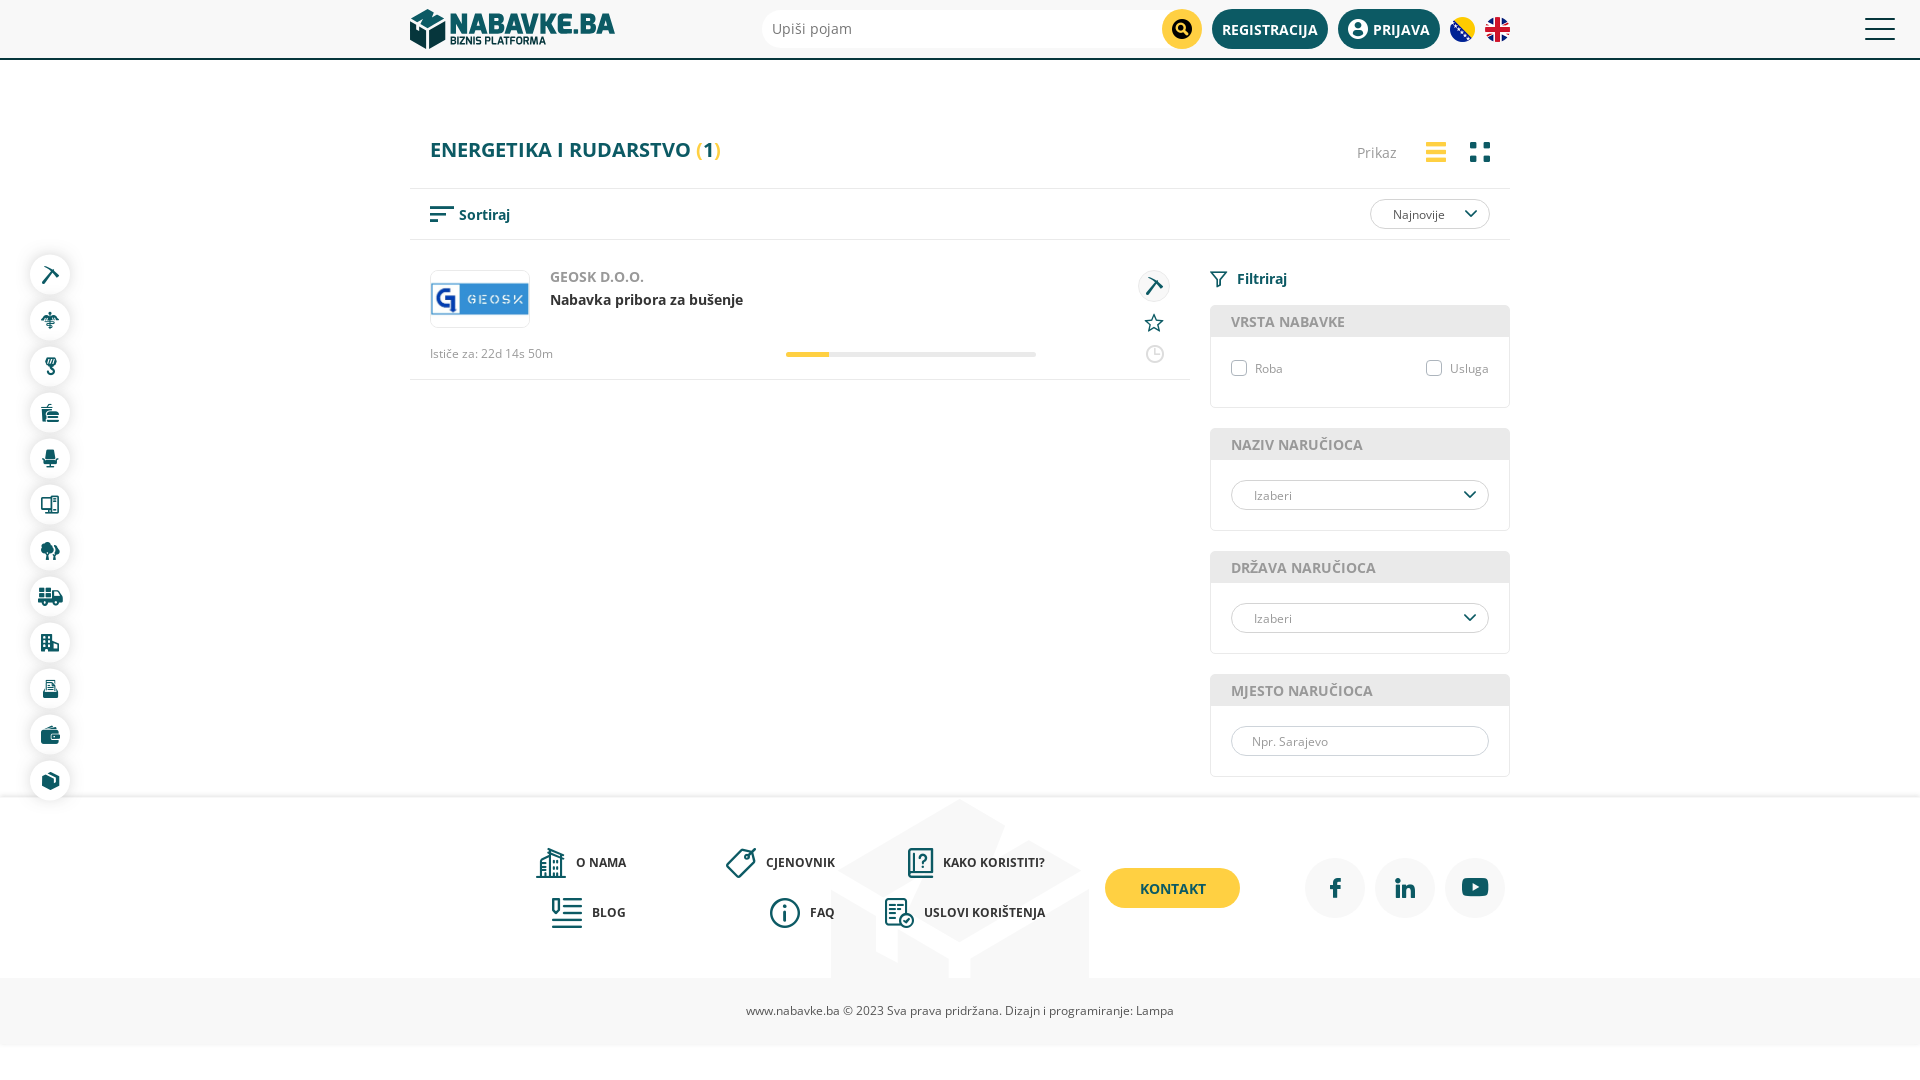 The image size is (1920, 1080). I want to click on 'KAKO KORISTITI?', so click(939, 862).